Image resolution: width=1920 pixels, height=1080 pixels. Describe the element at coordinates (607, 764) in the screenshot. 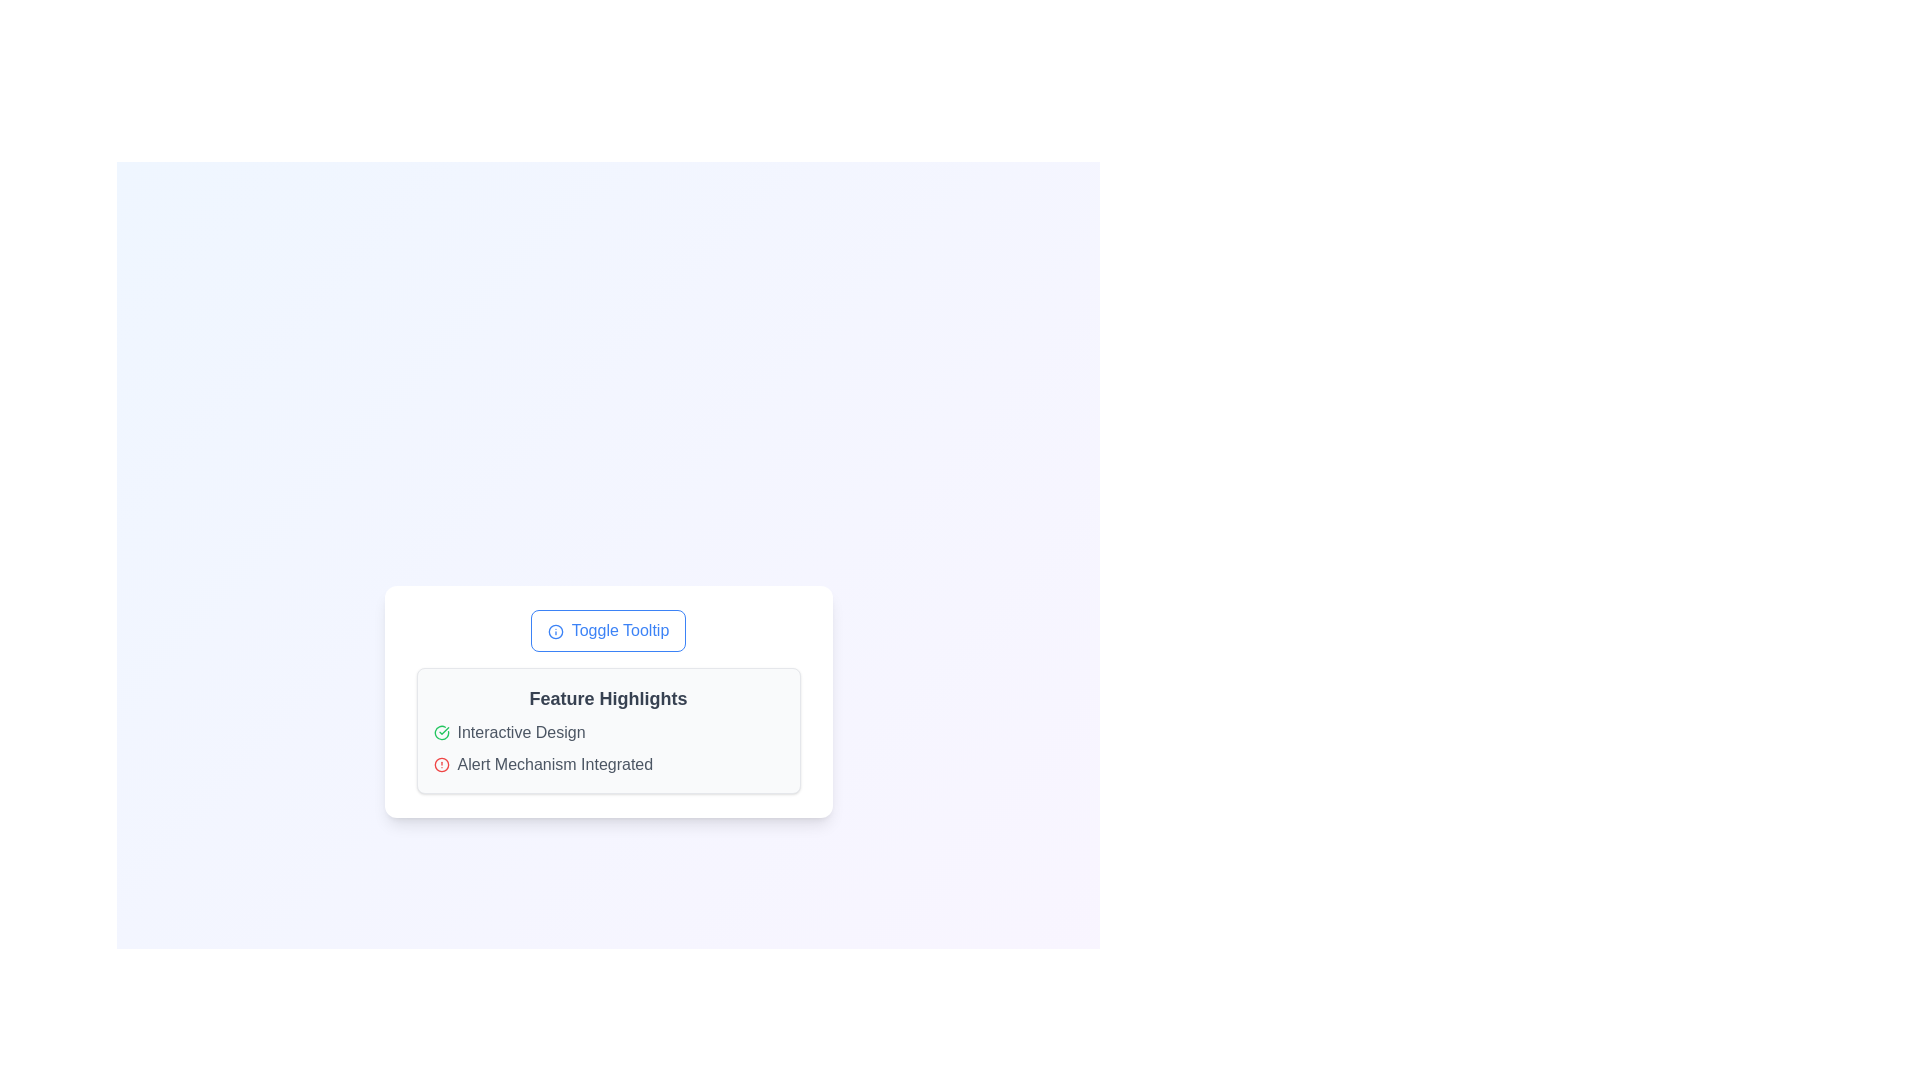

I see `the 'What this Text with icon does' informational indicator located under 'Feature Highlights'` at that location.